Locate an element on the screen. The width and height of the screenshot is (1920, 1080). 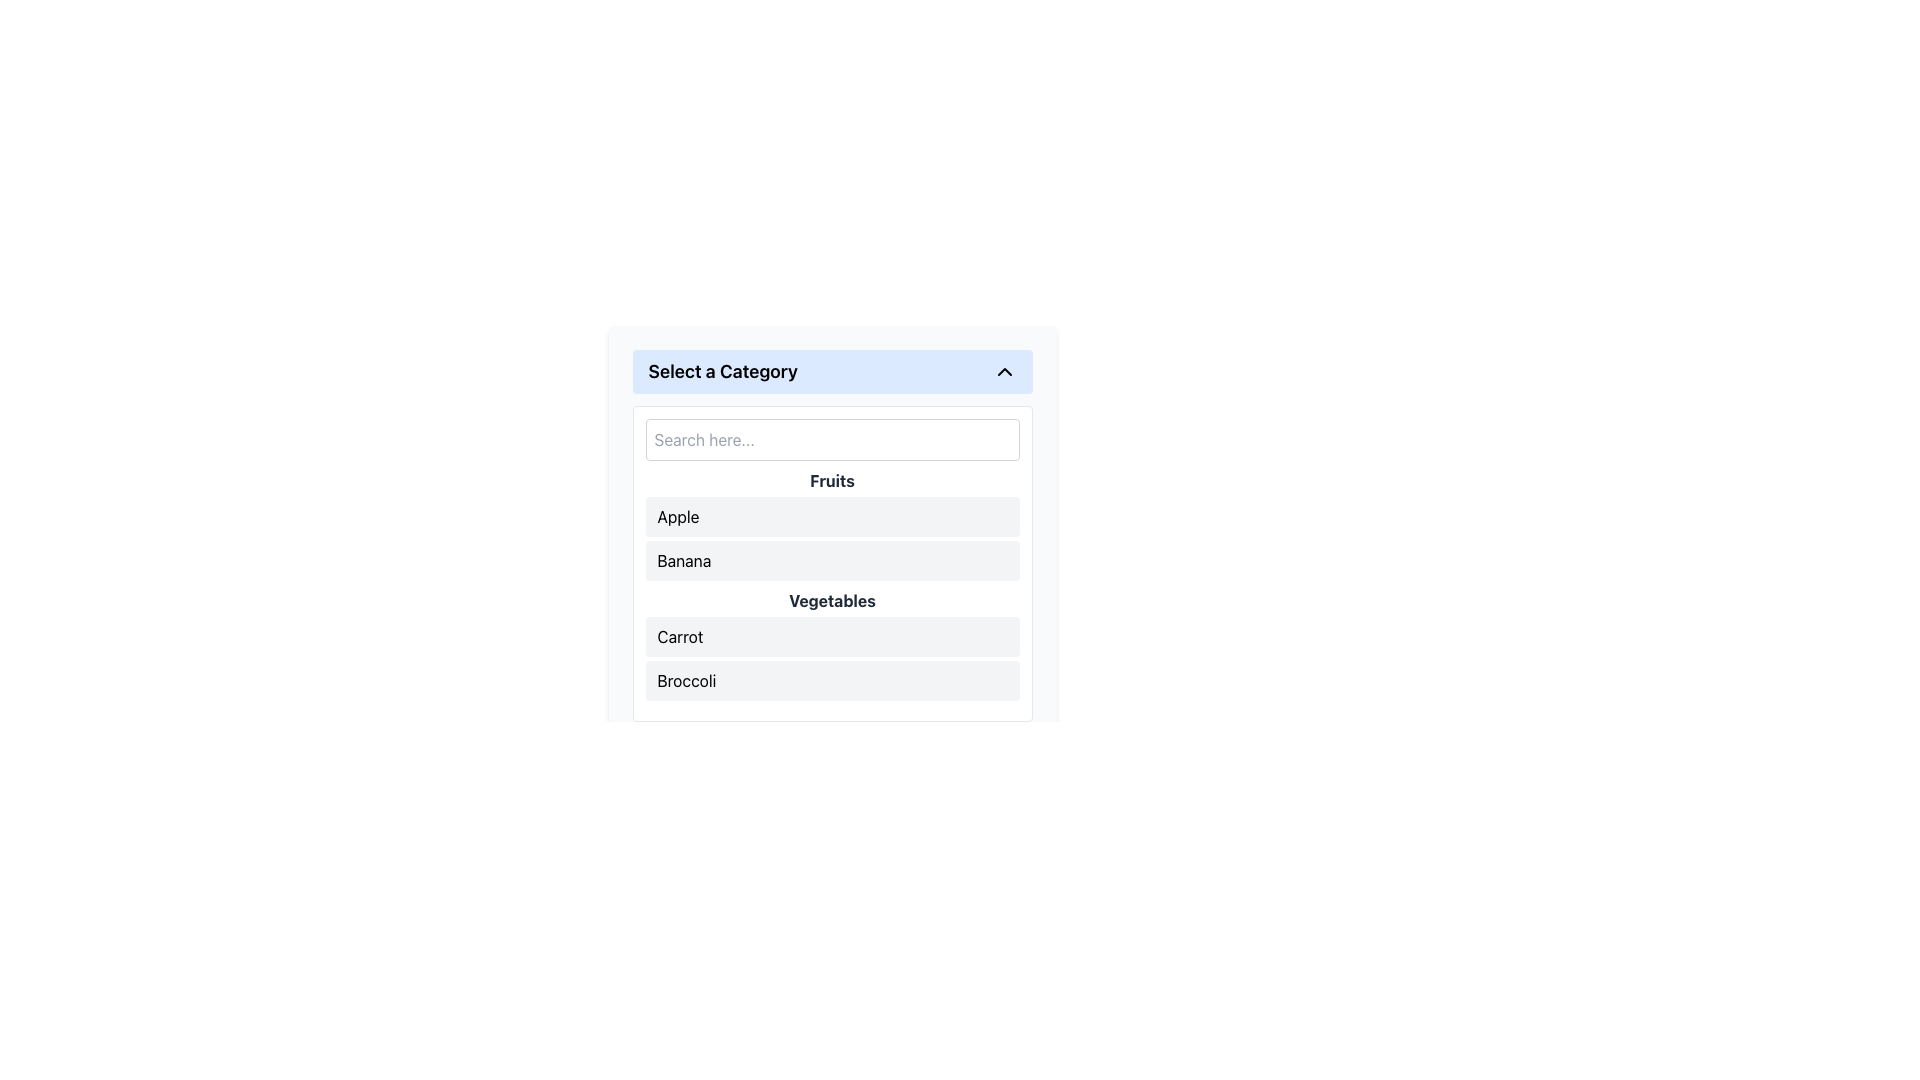
the 'Broccoli' selectable list item located under the 'Vegetables' category is located at coordinates (832, 680).